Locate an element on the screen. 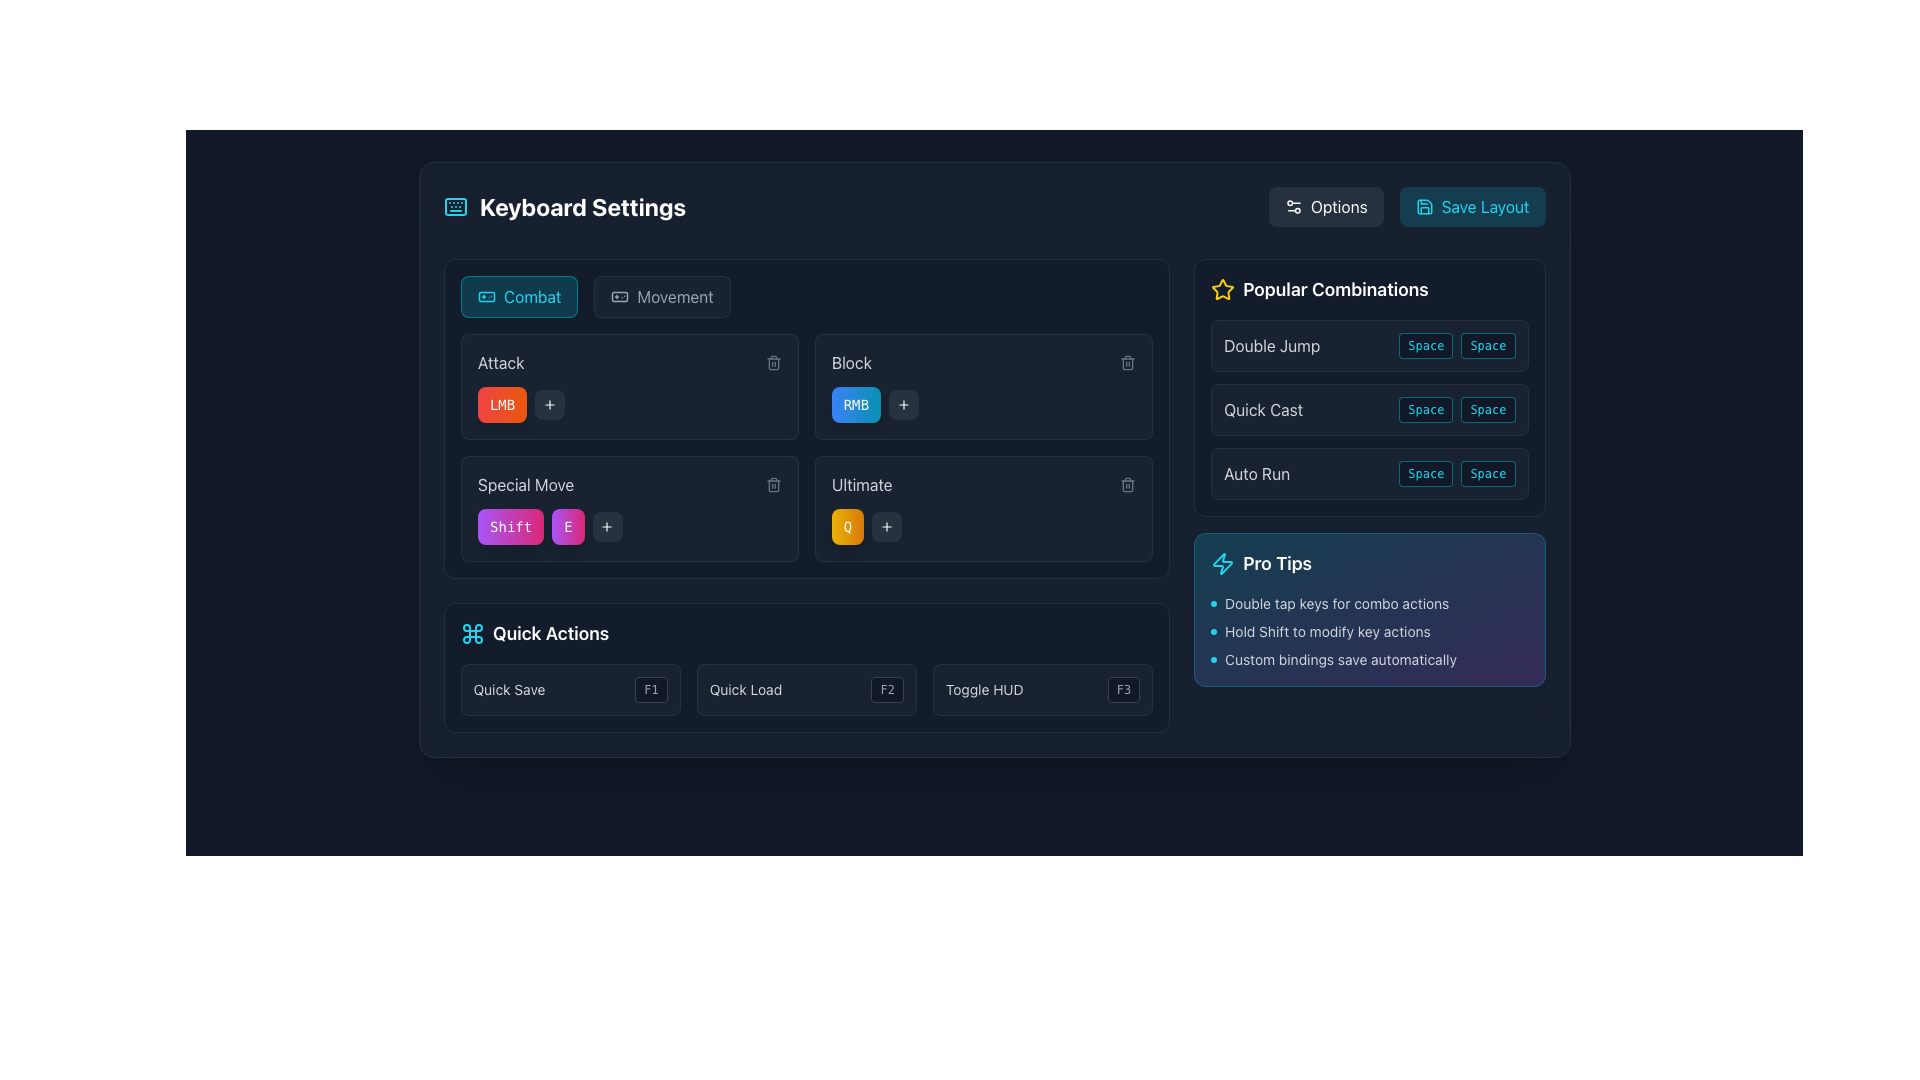 The height and width of the screenshot is (1080, 1920). the 'Attack' static text label in the combat section of the keyboard settings interface is located at coordinates (500, 362).